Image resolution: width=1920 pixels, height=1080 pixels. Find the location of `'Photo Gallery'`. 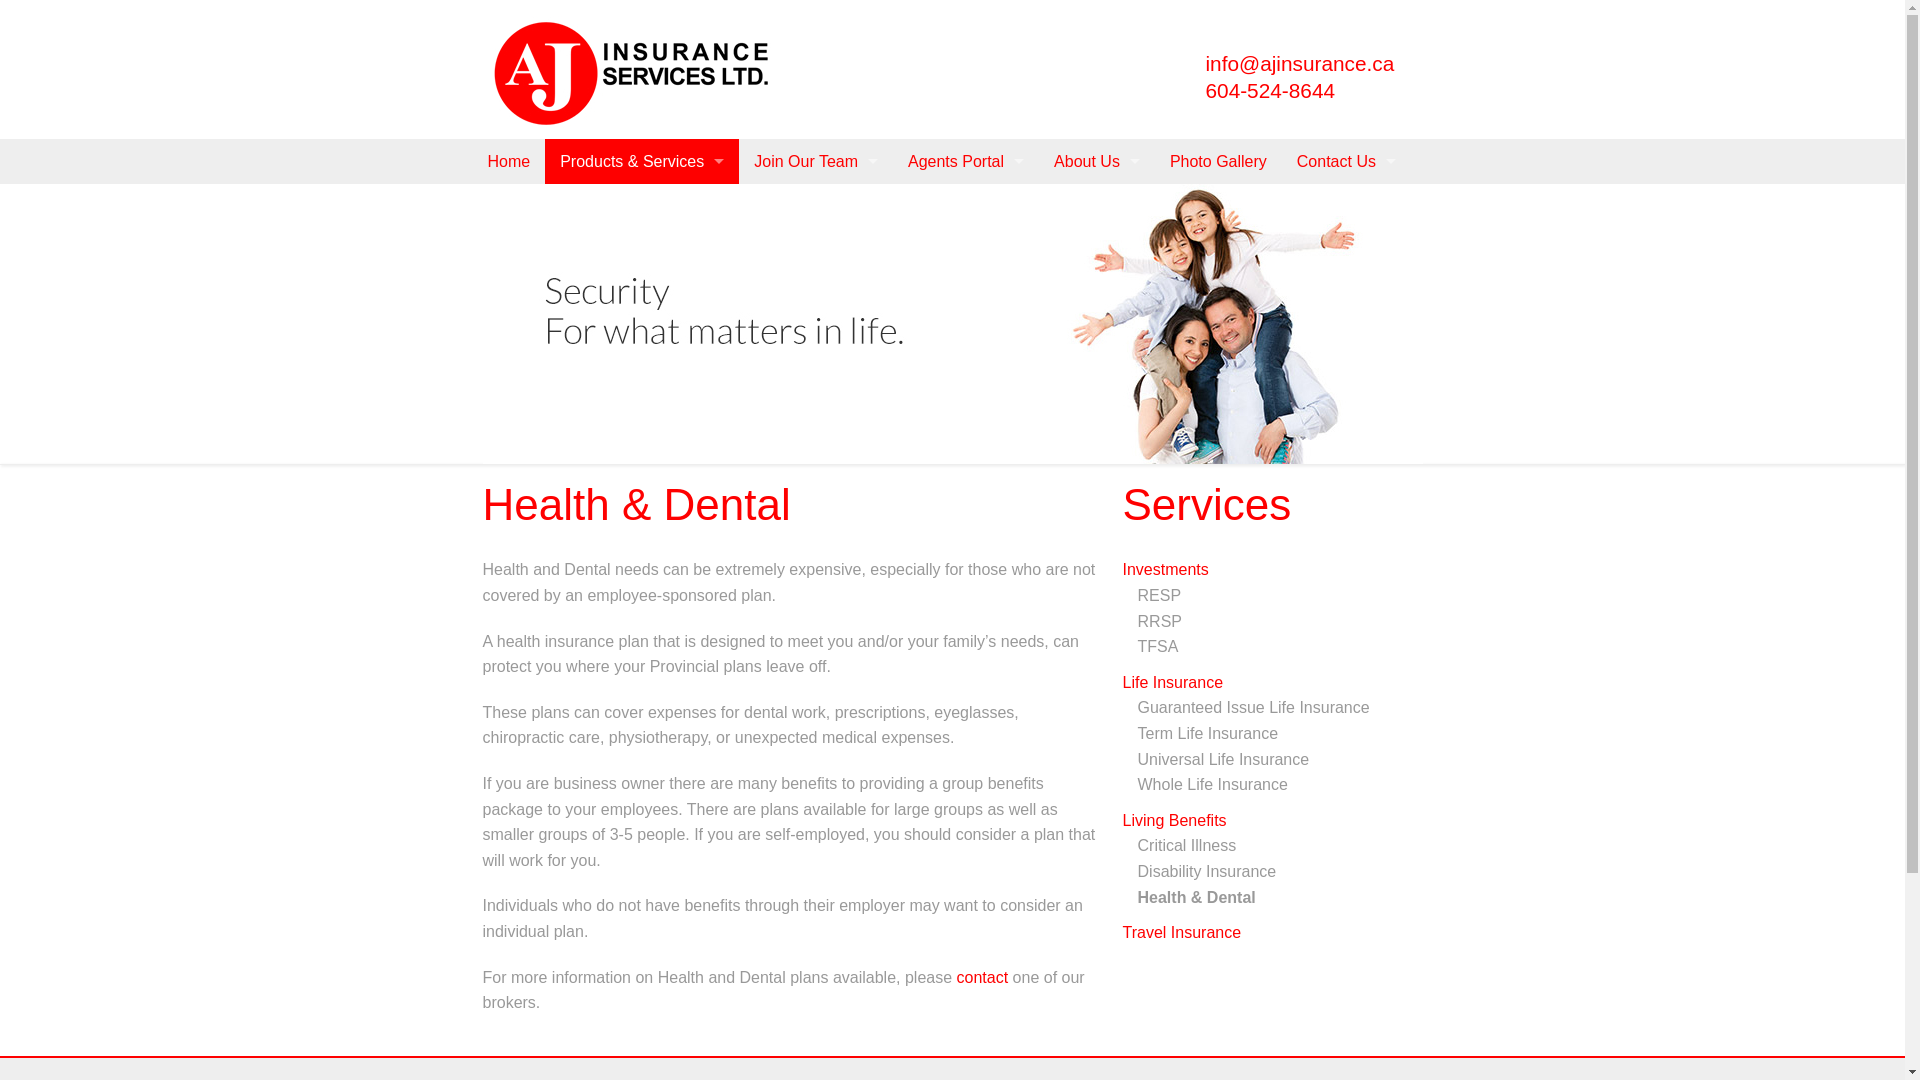

'Photo Gallery' is located at coordinates (1217, 160).